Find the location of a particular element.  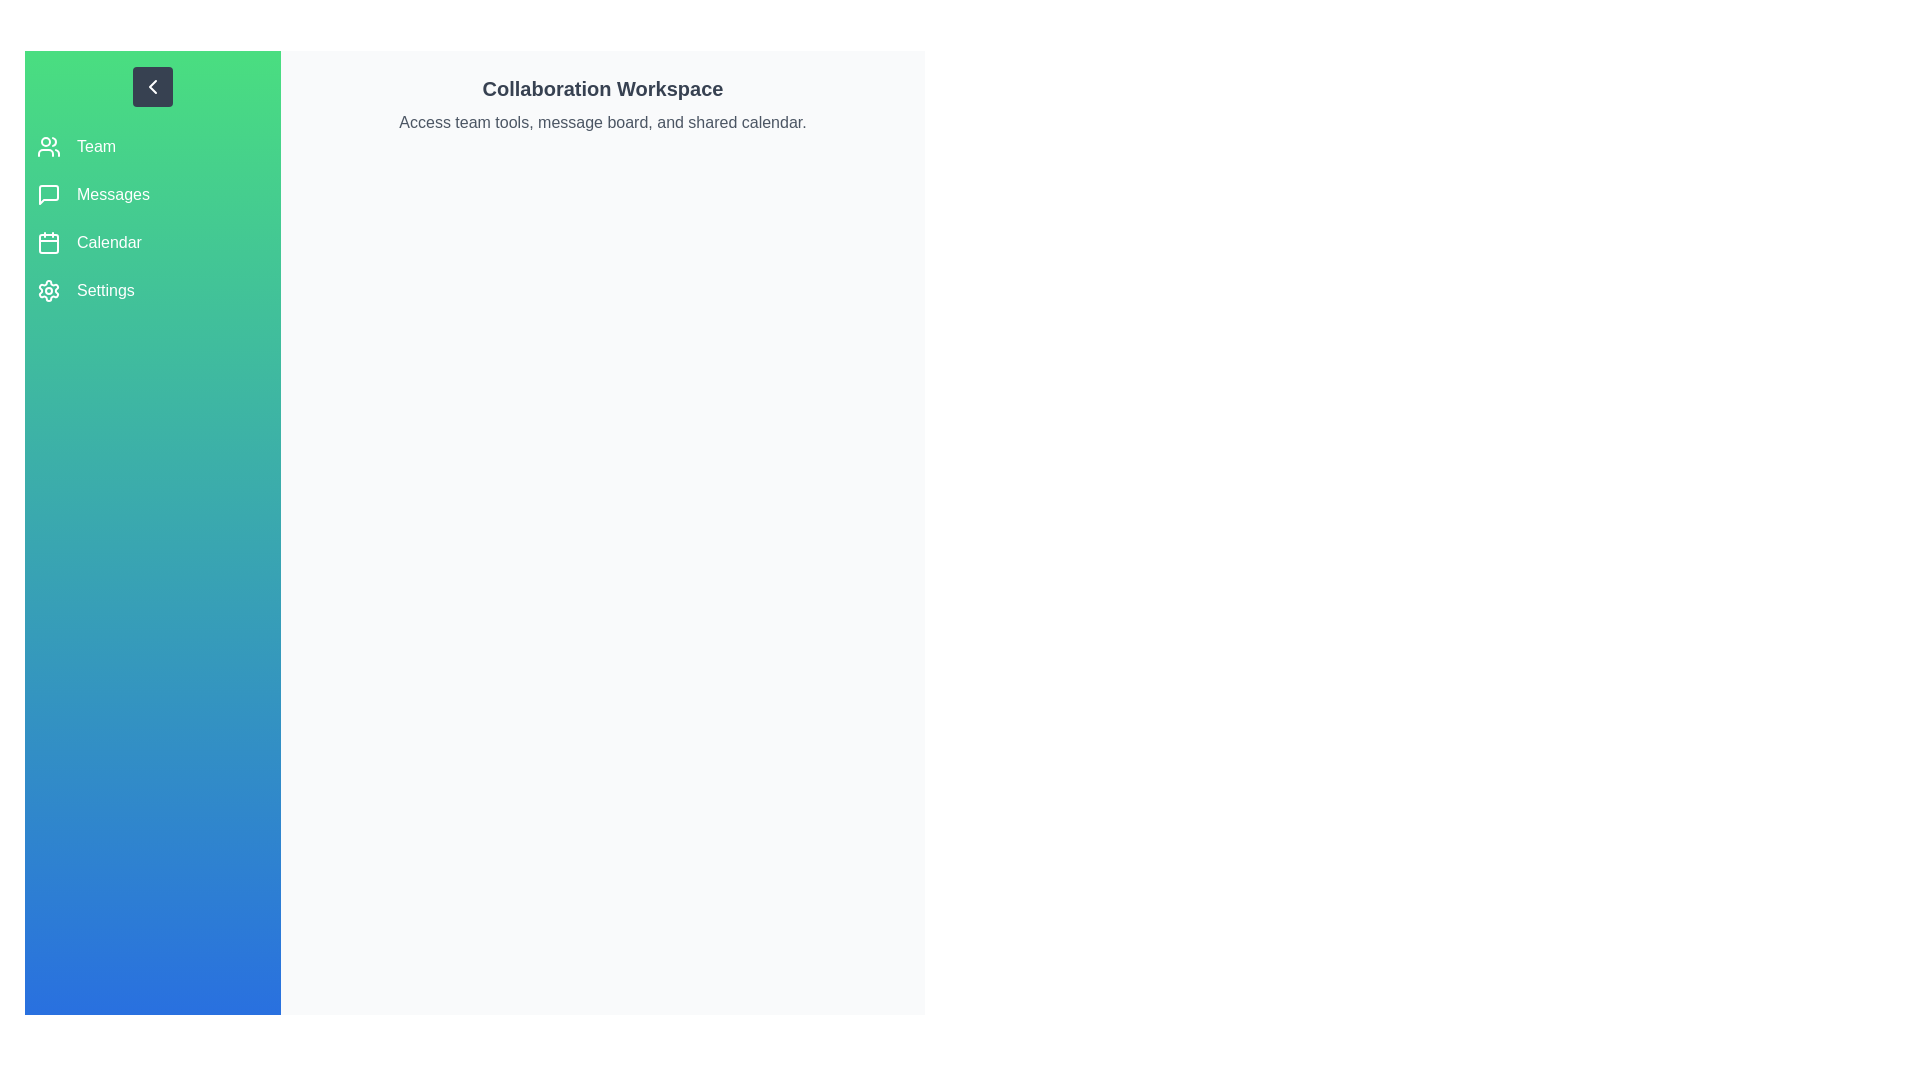

the sidebar option corresponding to Team is located at coordinates (152, 145).